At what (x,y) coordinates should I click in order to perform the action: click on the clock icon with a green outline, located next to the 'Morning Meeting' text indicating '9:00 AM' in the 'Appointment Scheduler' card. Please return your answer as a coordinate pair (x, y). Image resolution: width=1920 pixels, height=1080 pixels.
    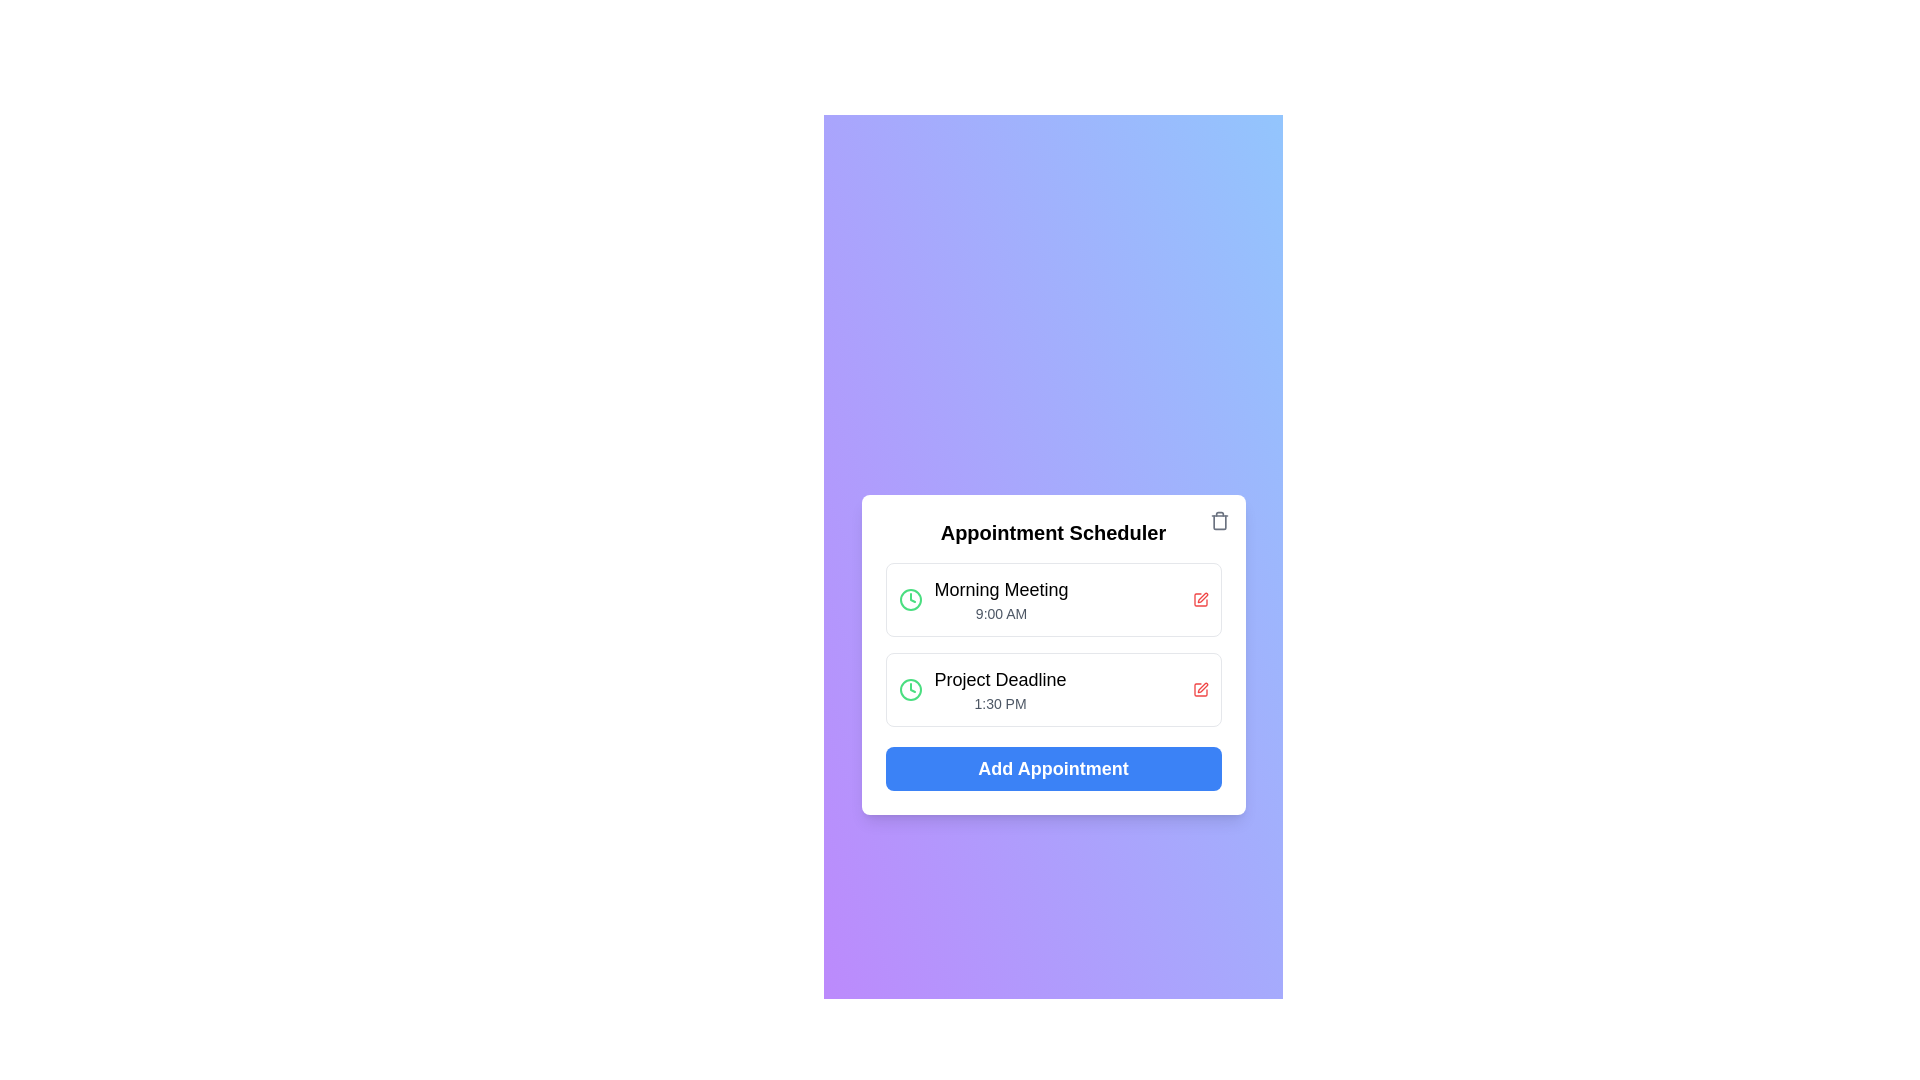
    Looking at the image, I should click on (909, 599).